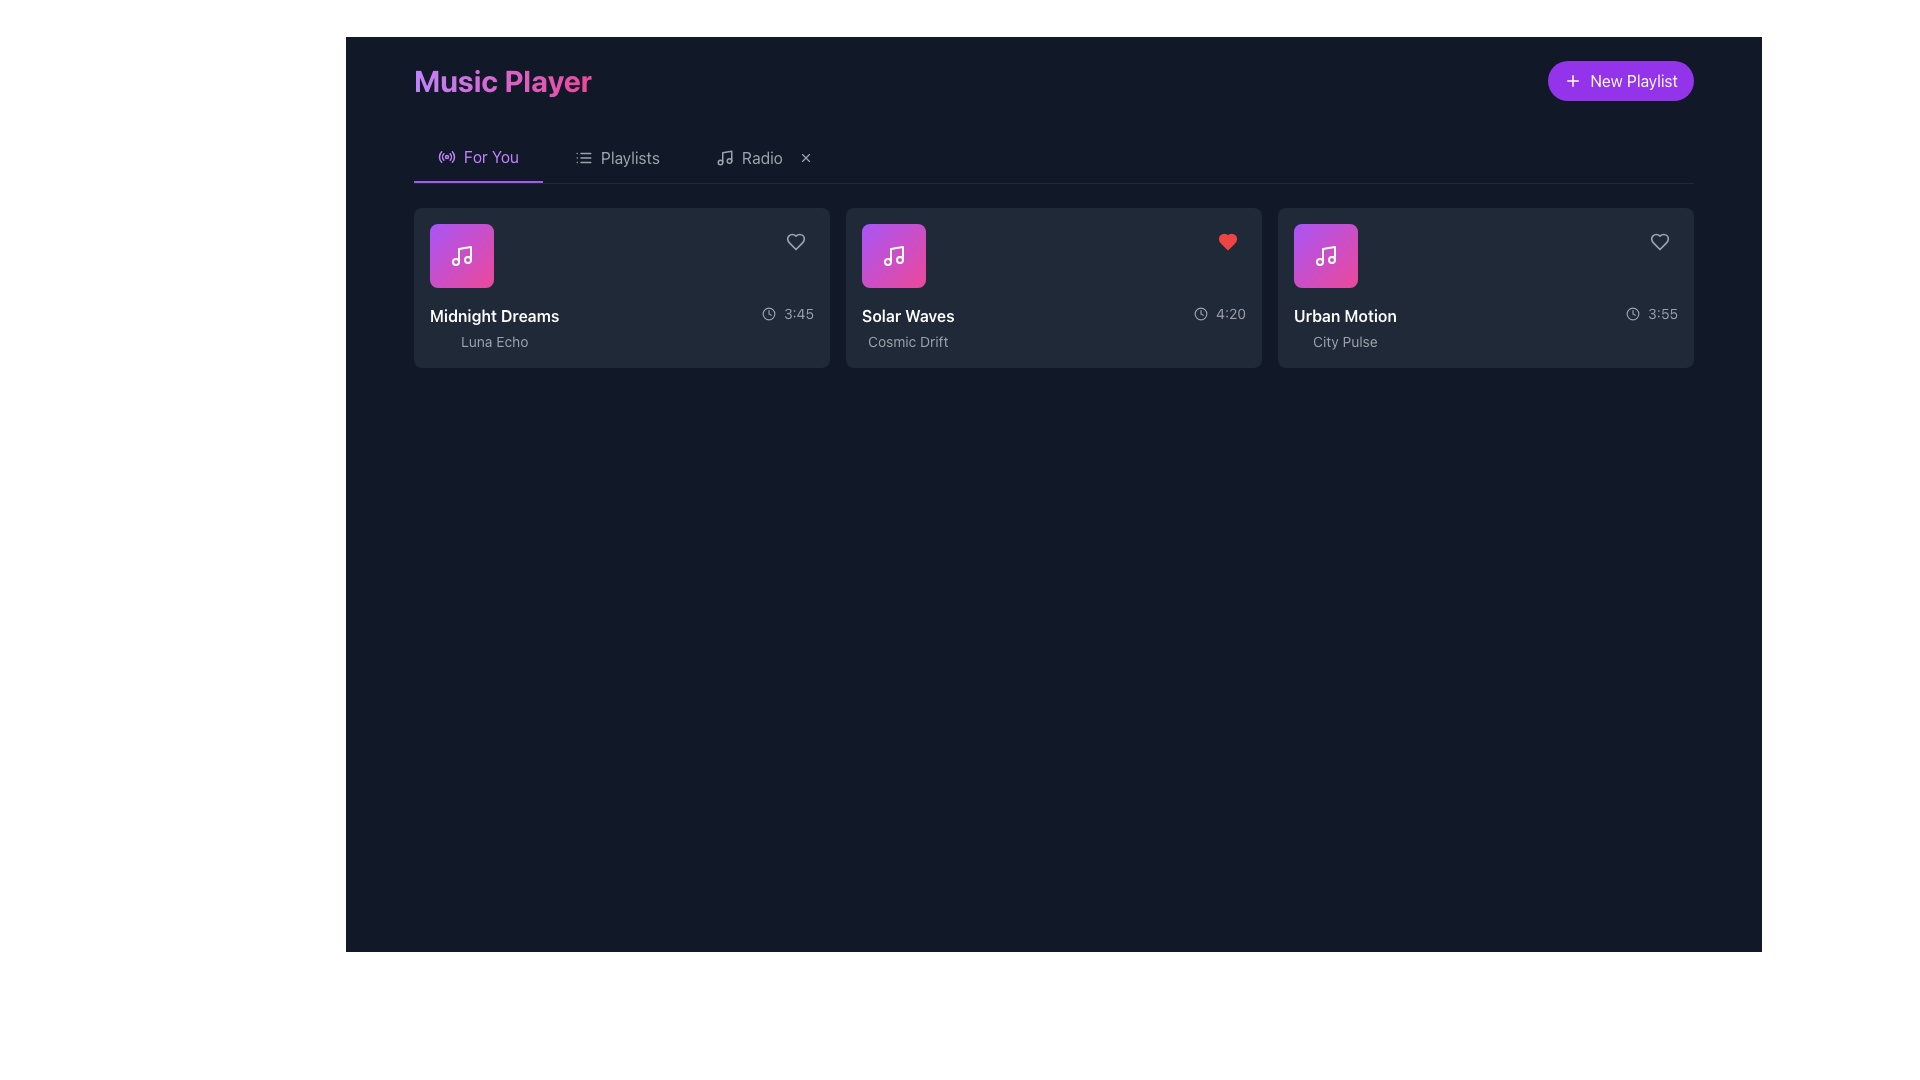 This screenshot has width=1920, height=1080. I want to click on the clock icon indicating the duration of the music track '4:20' in the 'Solar Waves' music card, which is located next to the heart-shaped favorite icon, so click(1200, 313).